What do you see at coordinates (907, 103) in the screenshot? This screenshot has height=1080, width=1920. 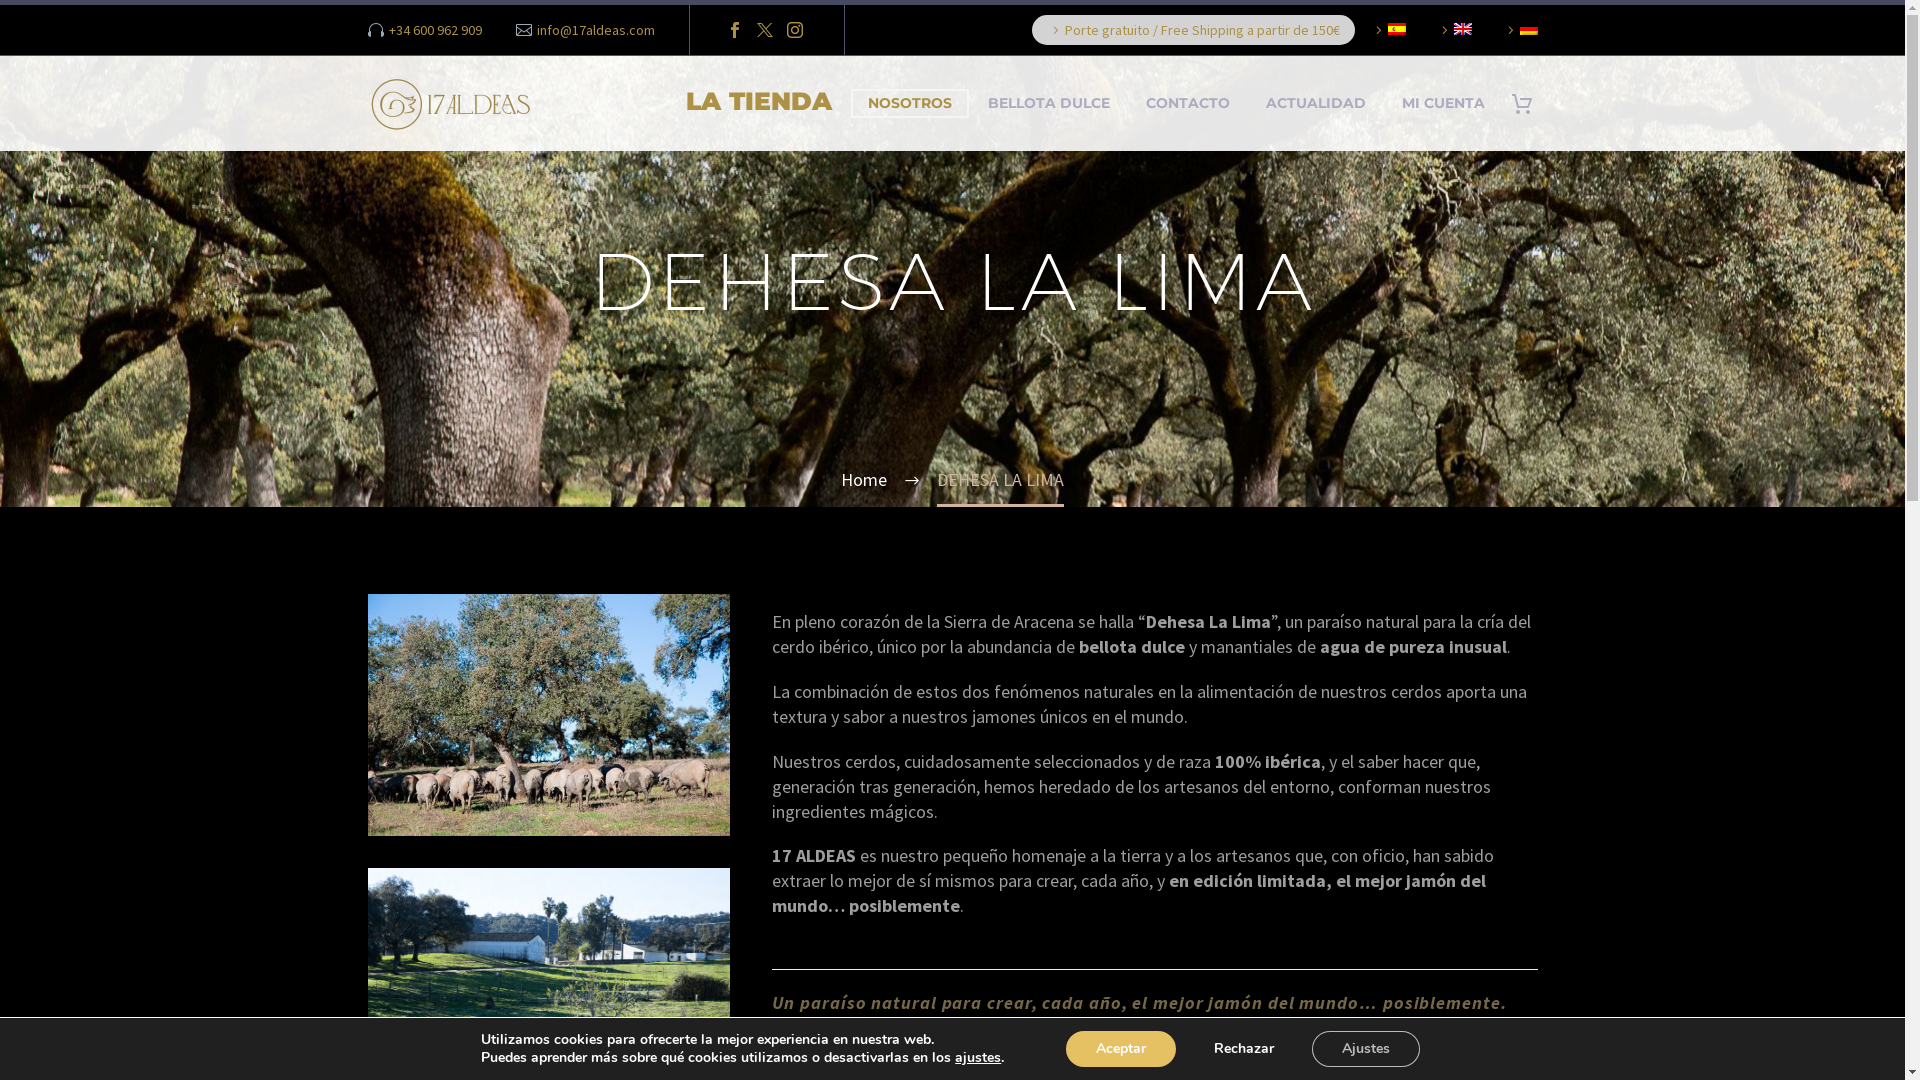 I see `'NOSOTROS'` at bounding box center [907, 103].